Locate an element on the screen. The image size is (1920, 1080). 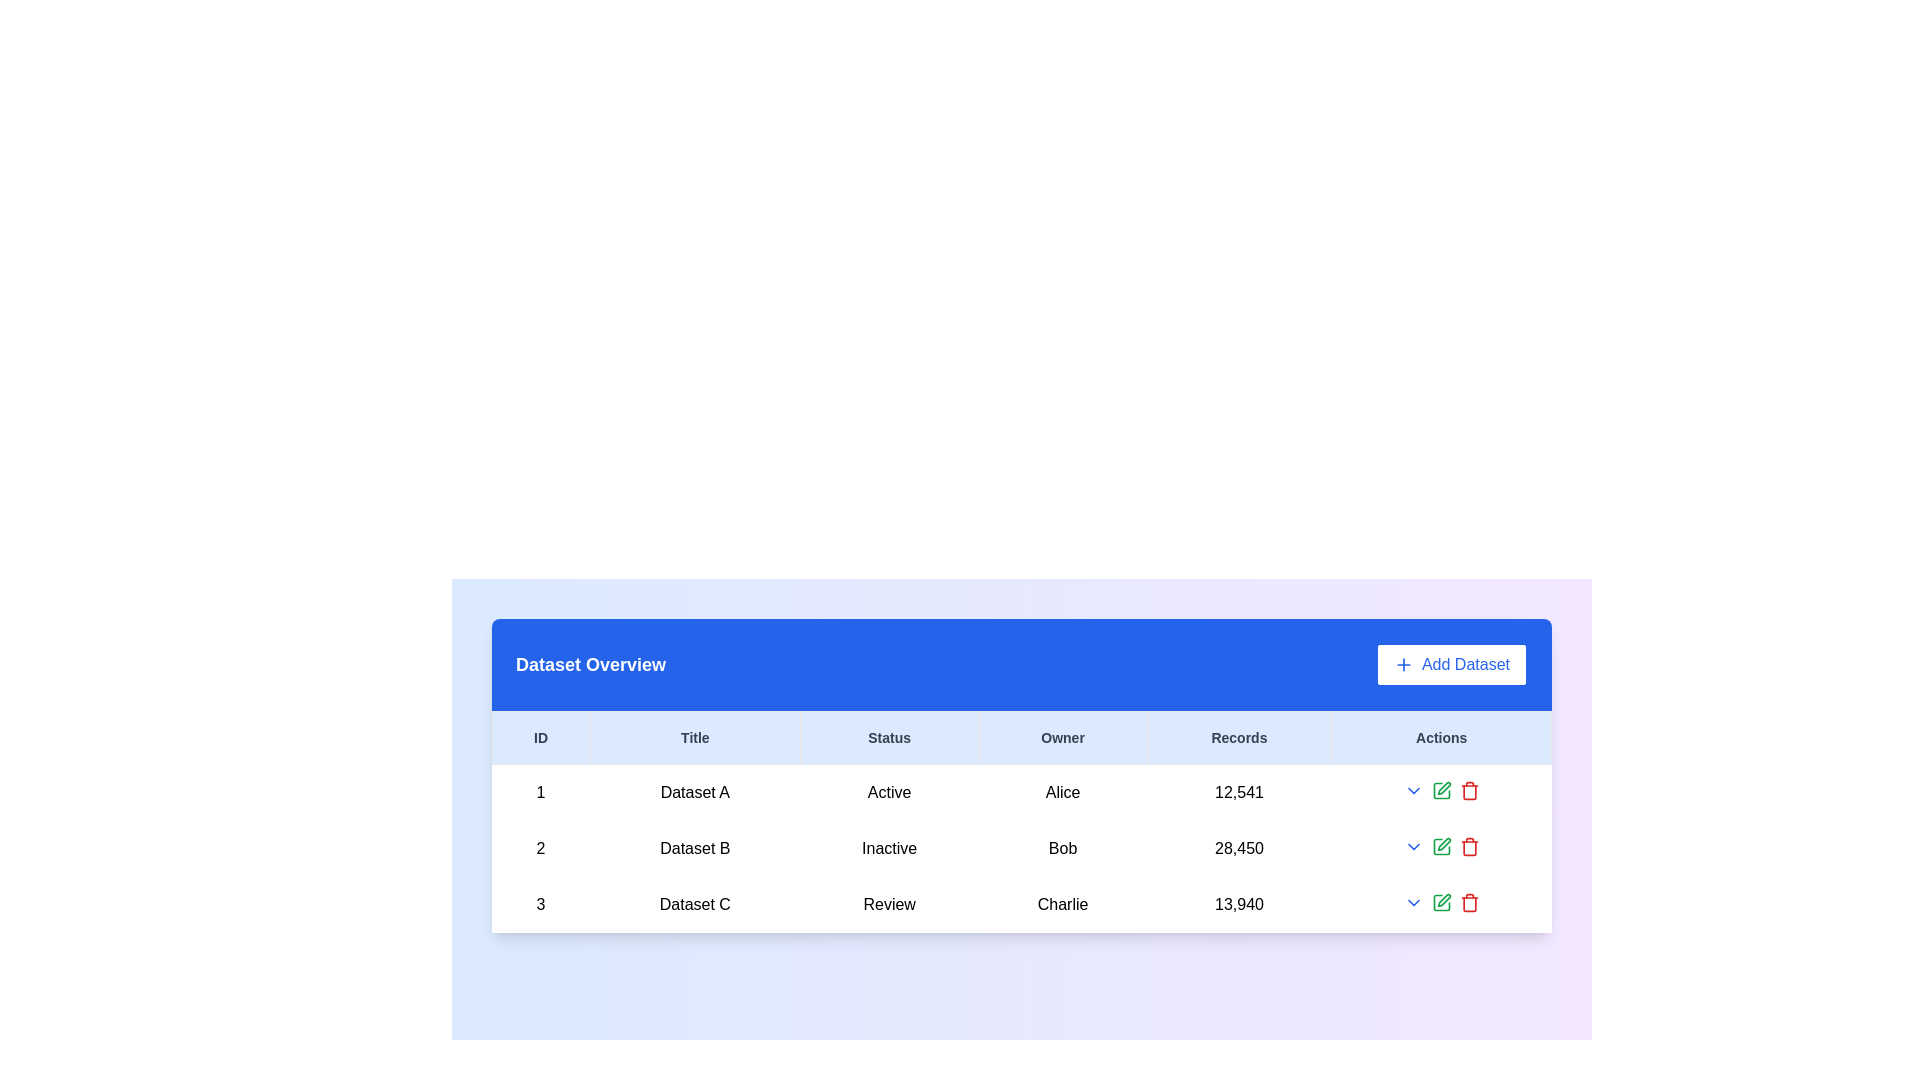
the 'Inactive' status label for 'Dataset B' in the 'Status' column of the table, which is display-only and non-interactive is located at coordinates (888, 848).